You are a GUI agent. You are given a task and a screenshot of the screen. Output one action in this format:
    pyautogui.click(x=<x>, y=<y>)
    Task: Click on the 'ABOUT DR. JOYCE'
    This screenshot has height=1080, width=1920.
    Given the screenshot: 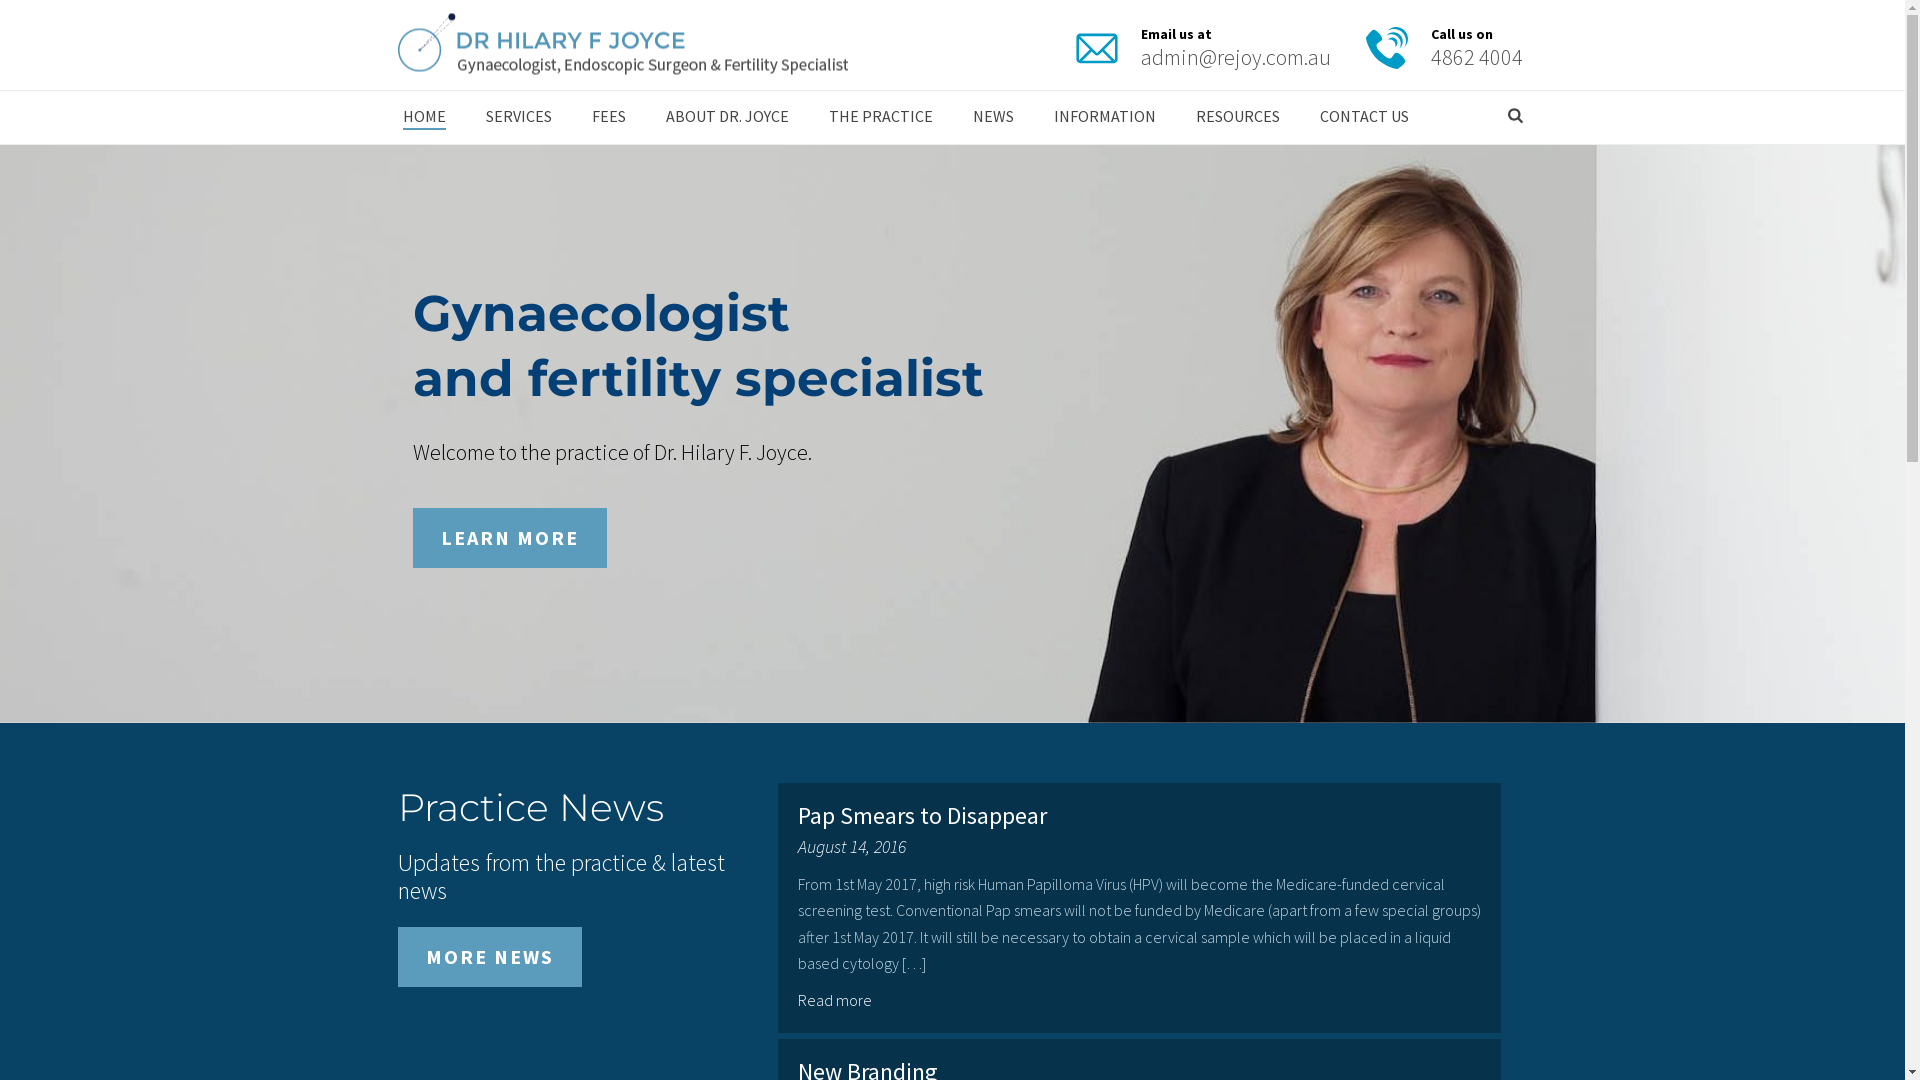 What is the action you would take?
    pyautogui.click(x=726, y=117)
    